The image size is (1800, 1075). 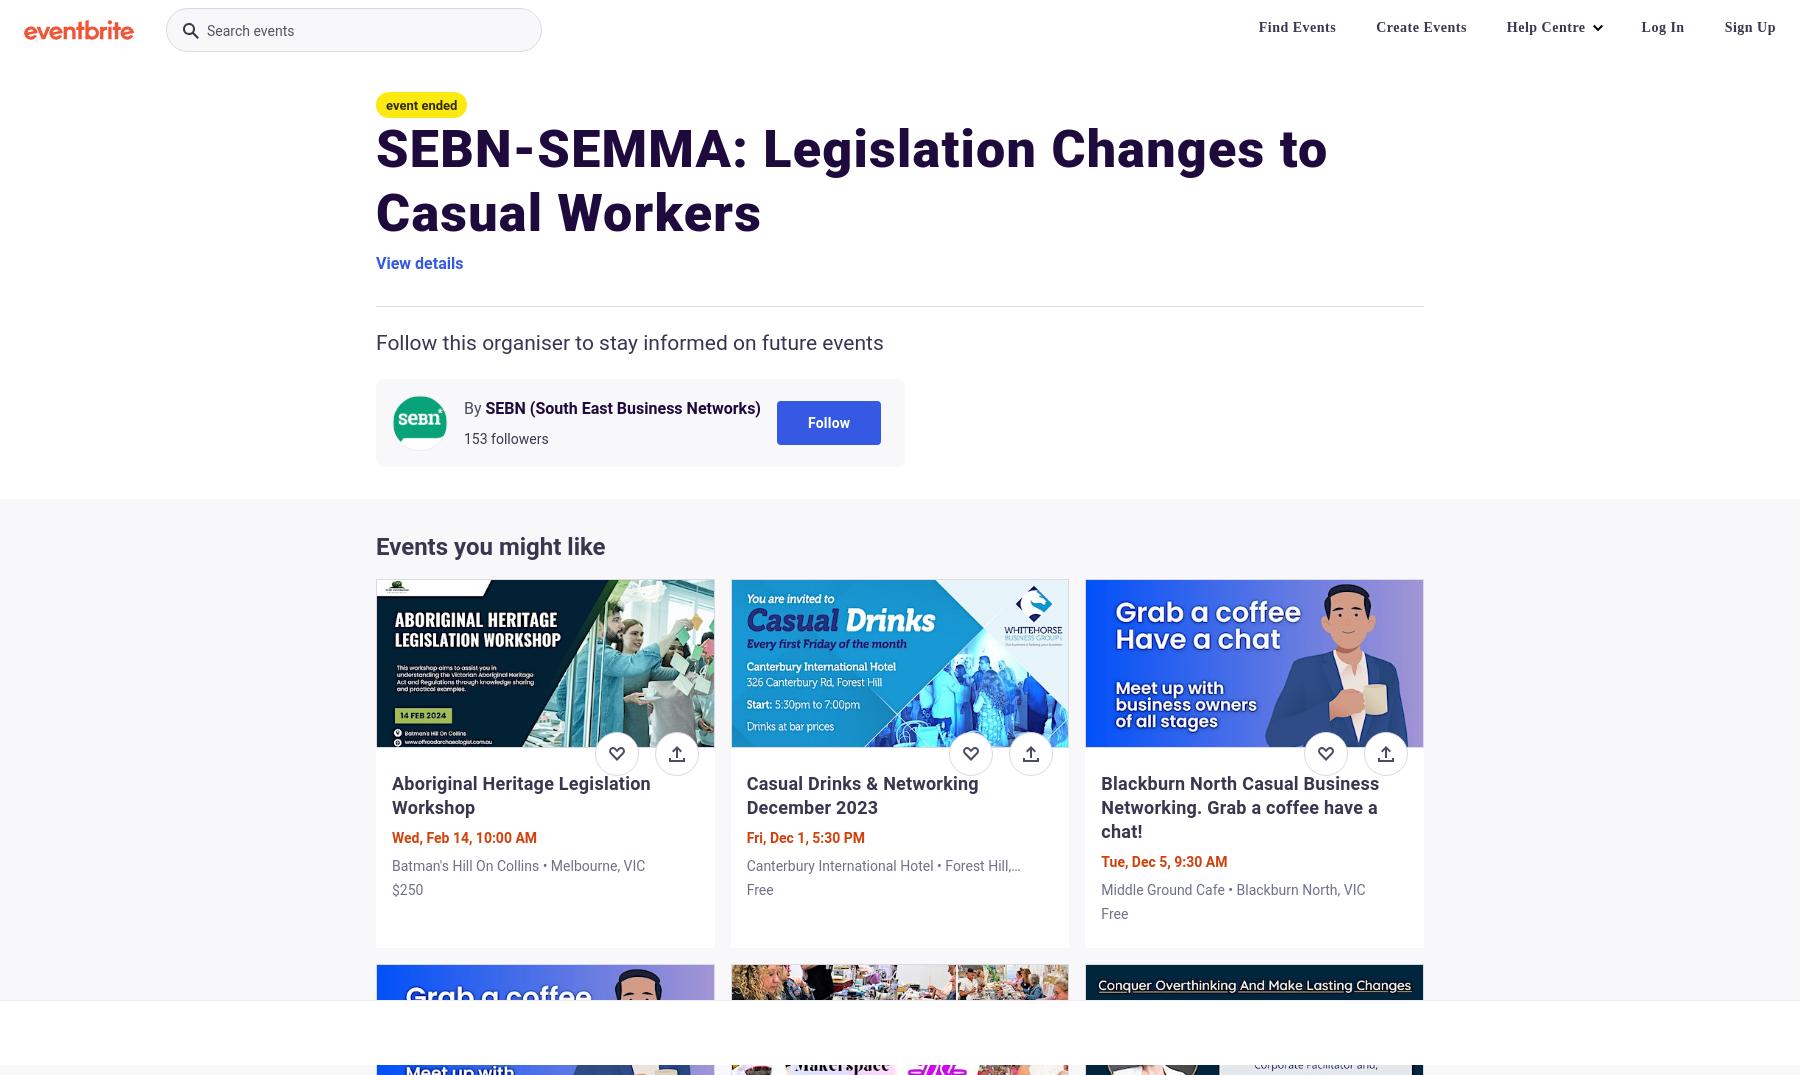 What do you see at coordinates (851, 181) in the screenshot?
I see `'SEBN-SEMMA: Legislation Changes to Casual Workers'` at bounding box center [851, 181].